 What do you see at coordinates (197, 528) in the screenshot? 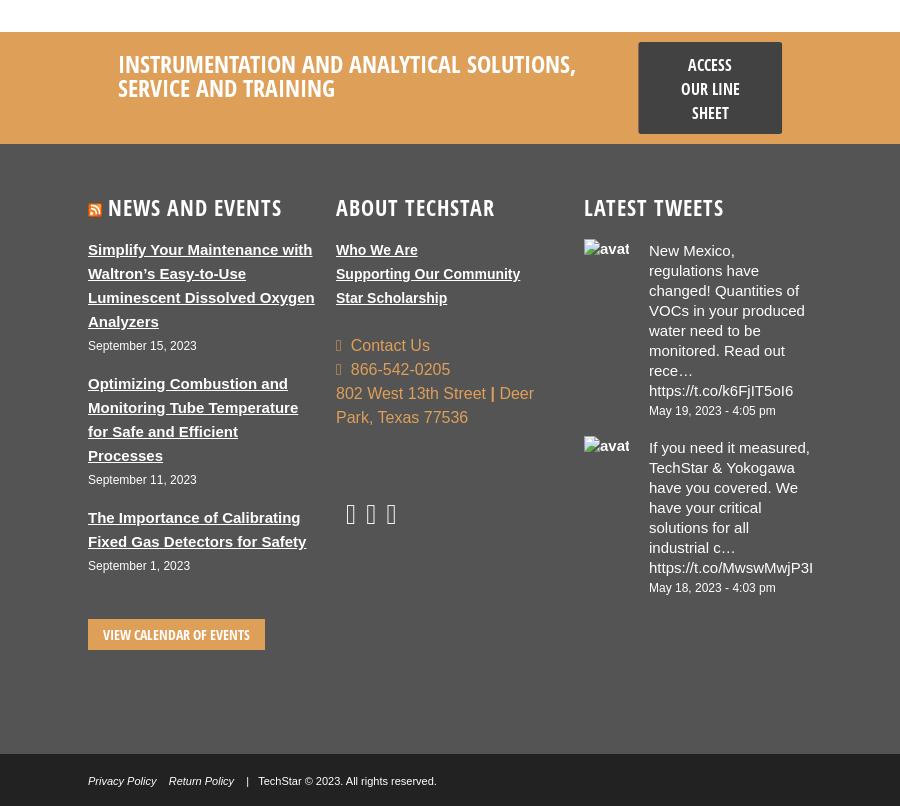
I see `'The Importance of Calibrating Fixed Gas Detectors for Safety'` at bounding box center [197, 528].